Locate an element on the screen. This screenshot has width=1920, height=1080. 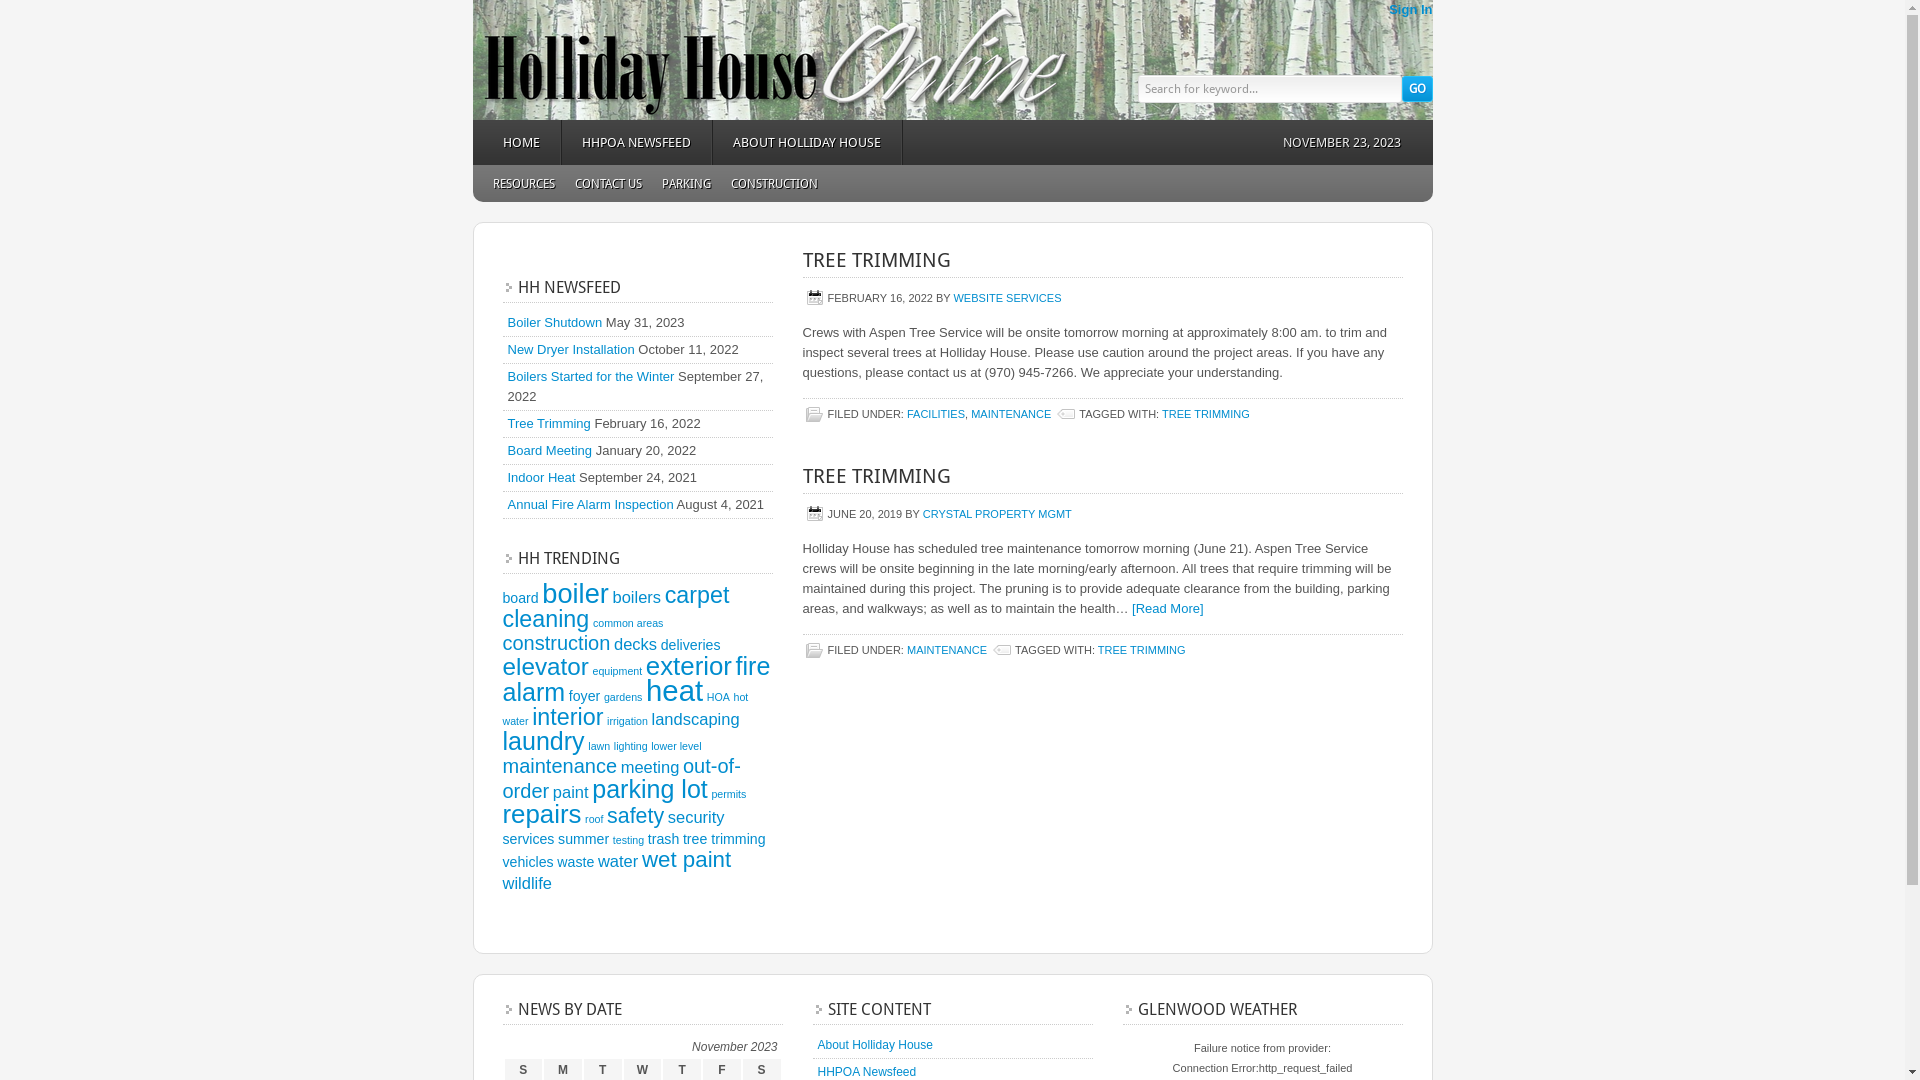
'MAINTENANCE' is located at coordinates (1011, 412).